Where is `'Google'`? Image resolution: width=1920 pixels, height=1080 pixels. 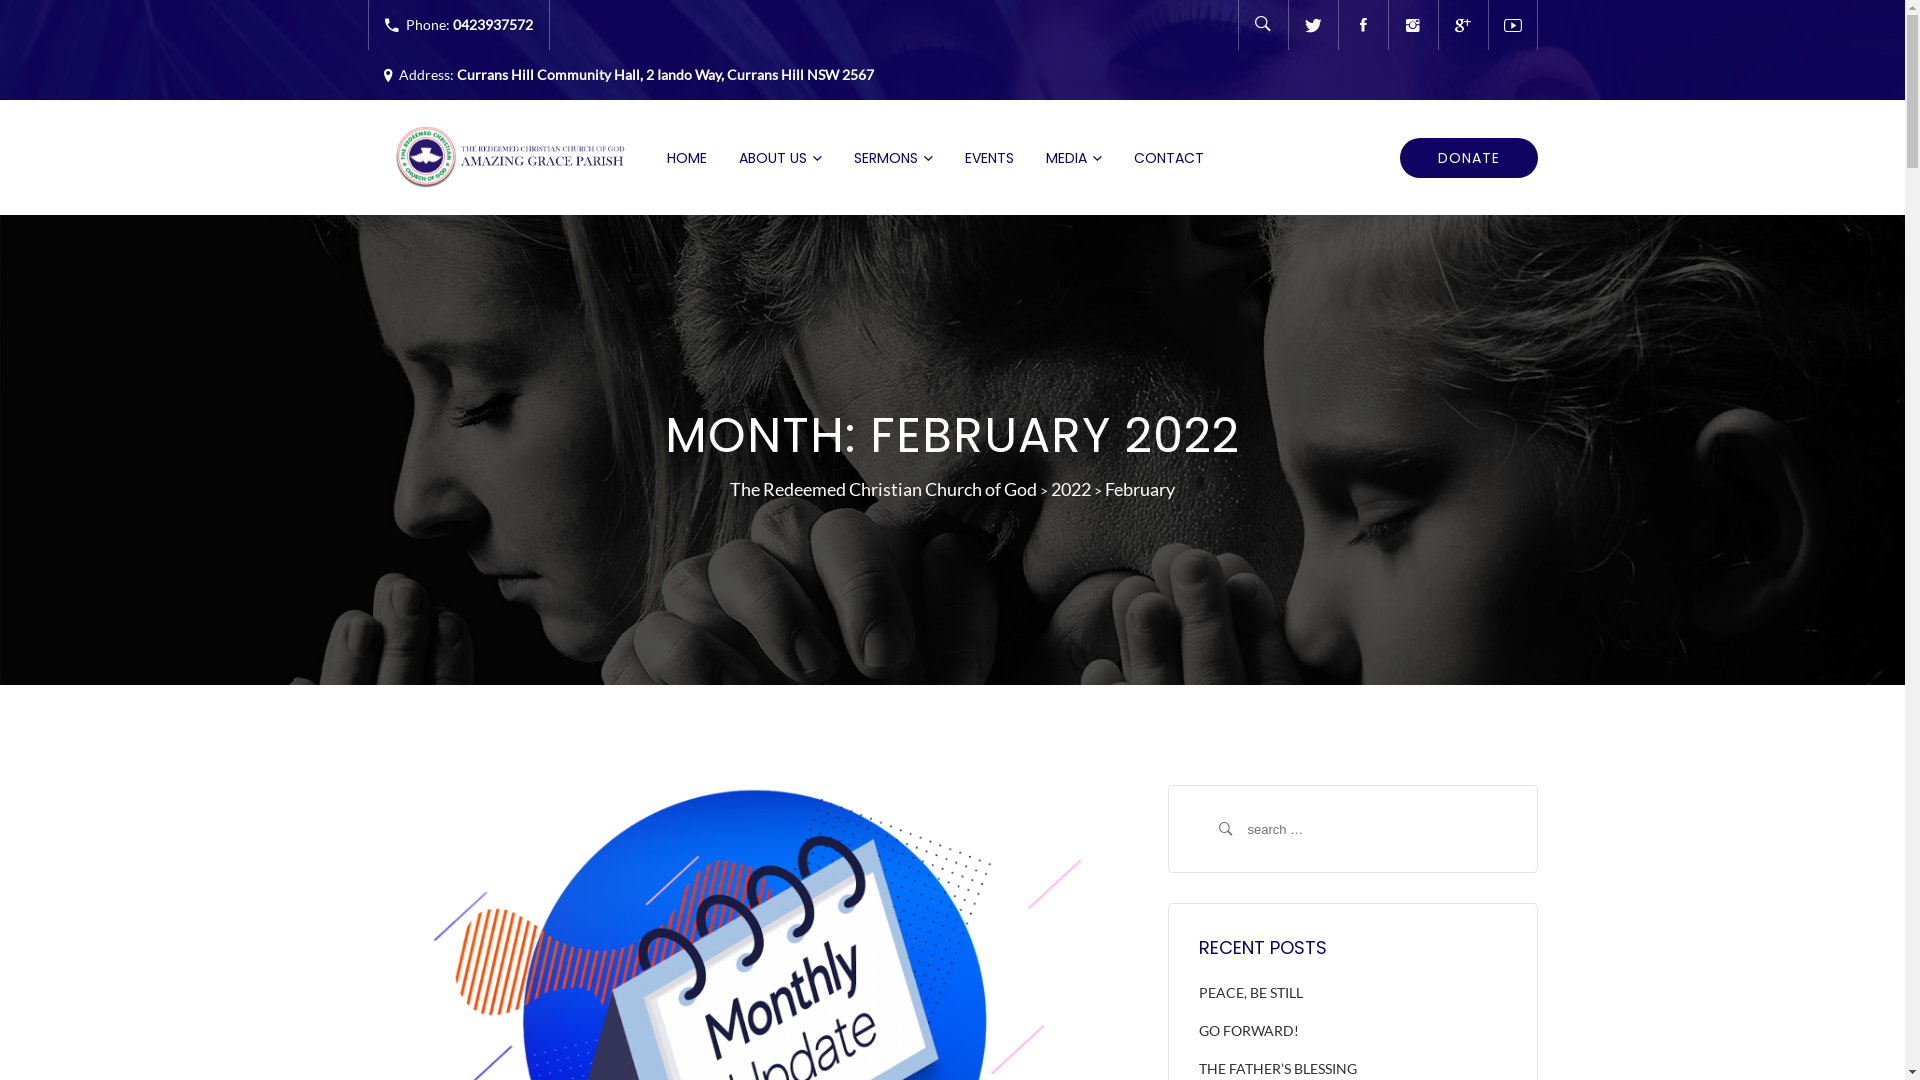 'Google' is located at coordinates (1463, 24).